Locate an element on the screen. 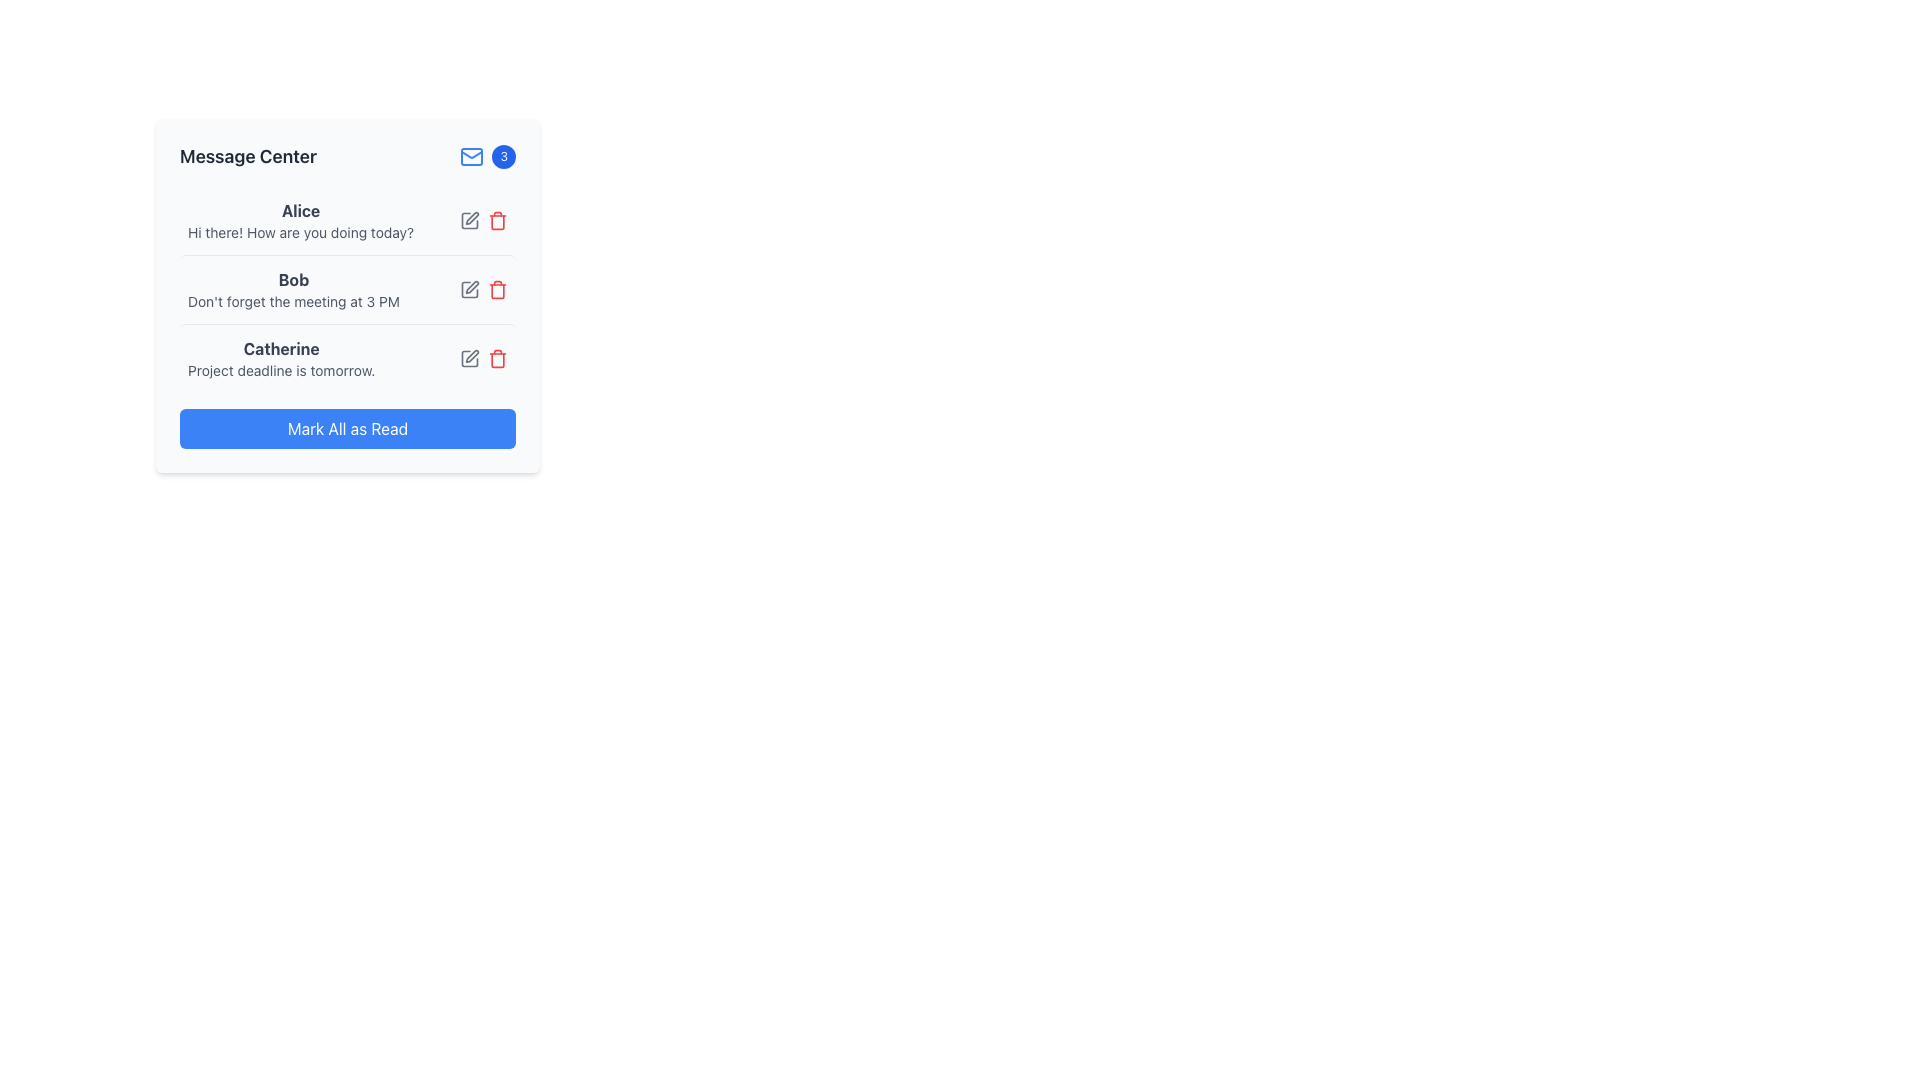 Image resolution: width=1920 pixels, height=1080 pixels. the text element displaying the message 'Hi there! How are you doing today?' which is styled with a small font size and gray color, located below the name 'Alice' is located at coordinates (300, 231).